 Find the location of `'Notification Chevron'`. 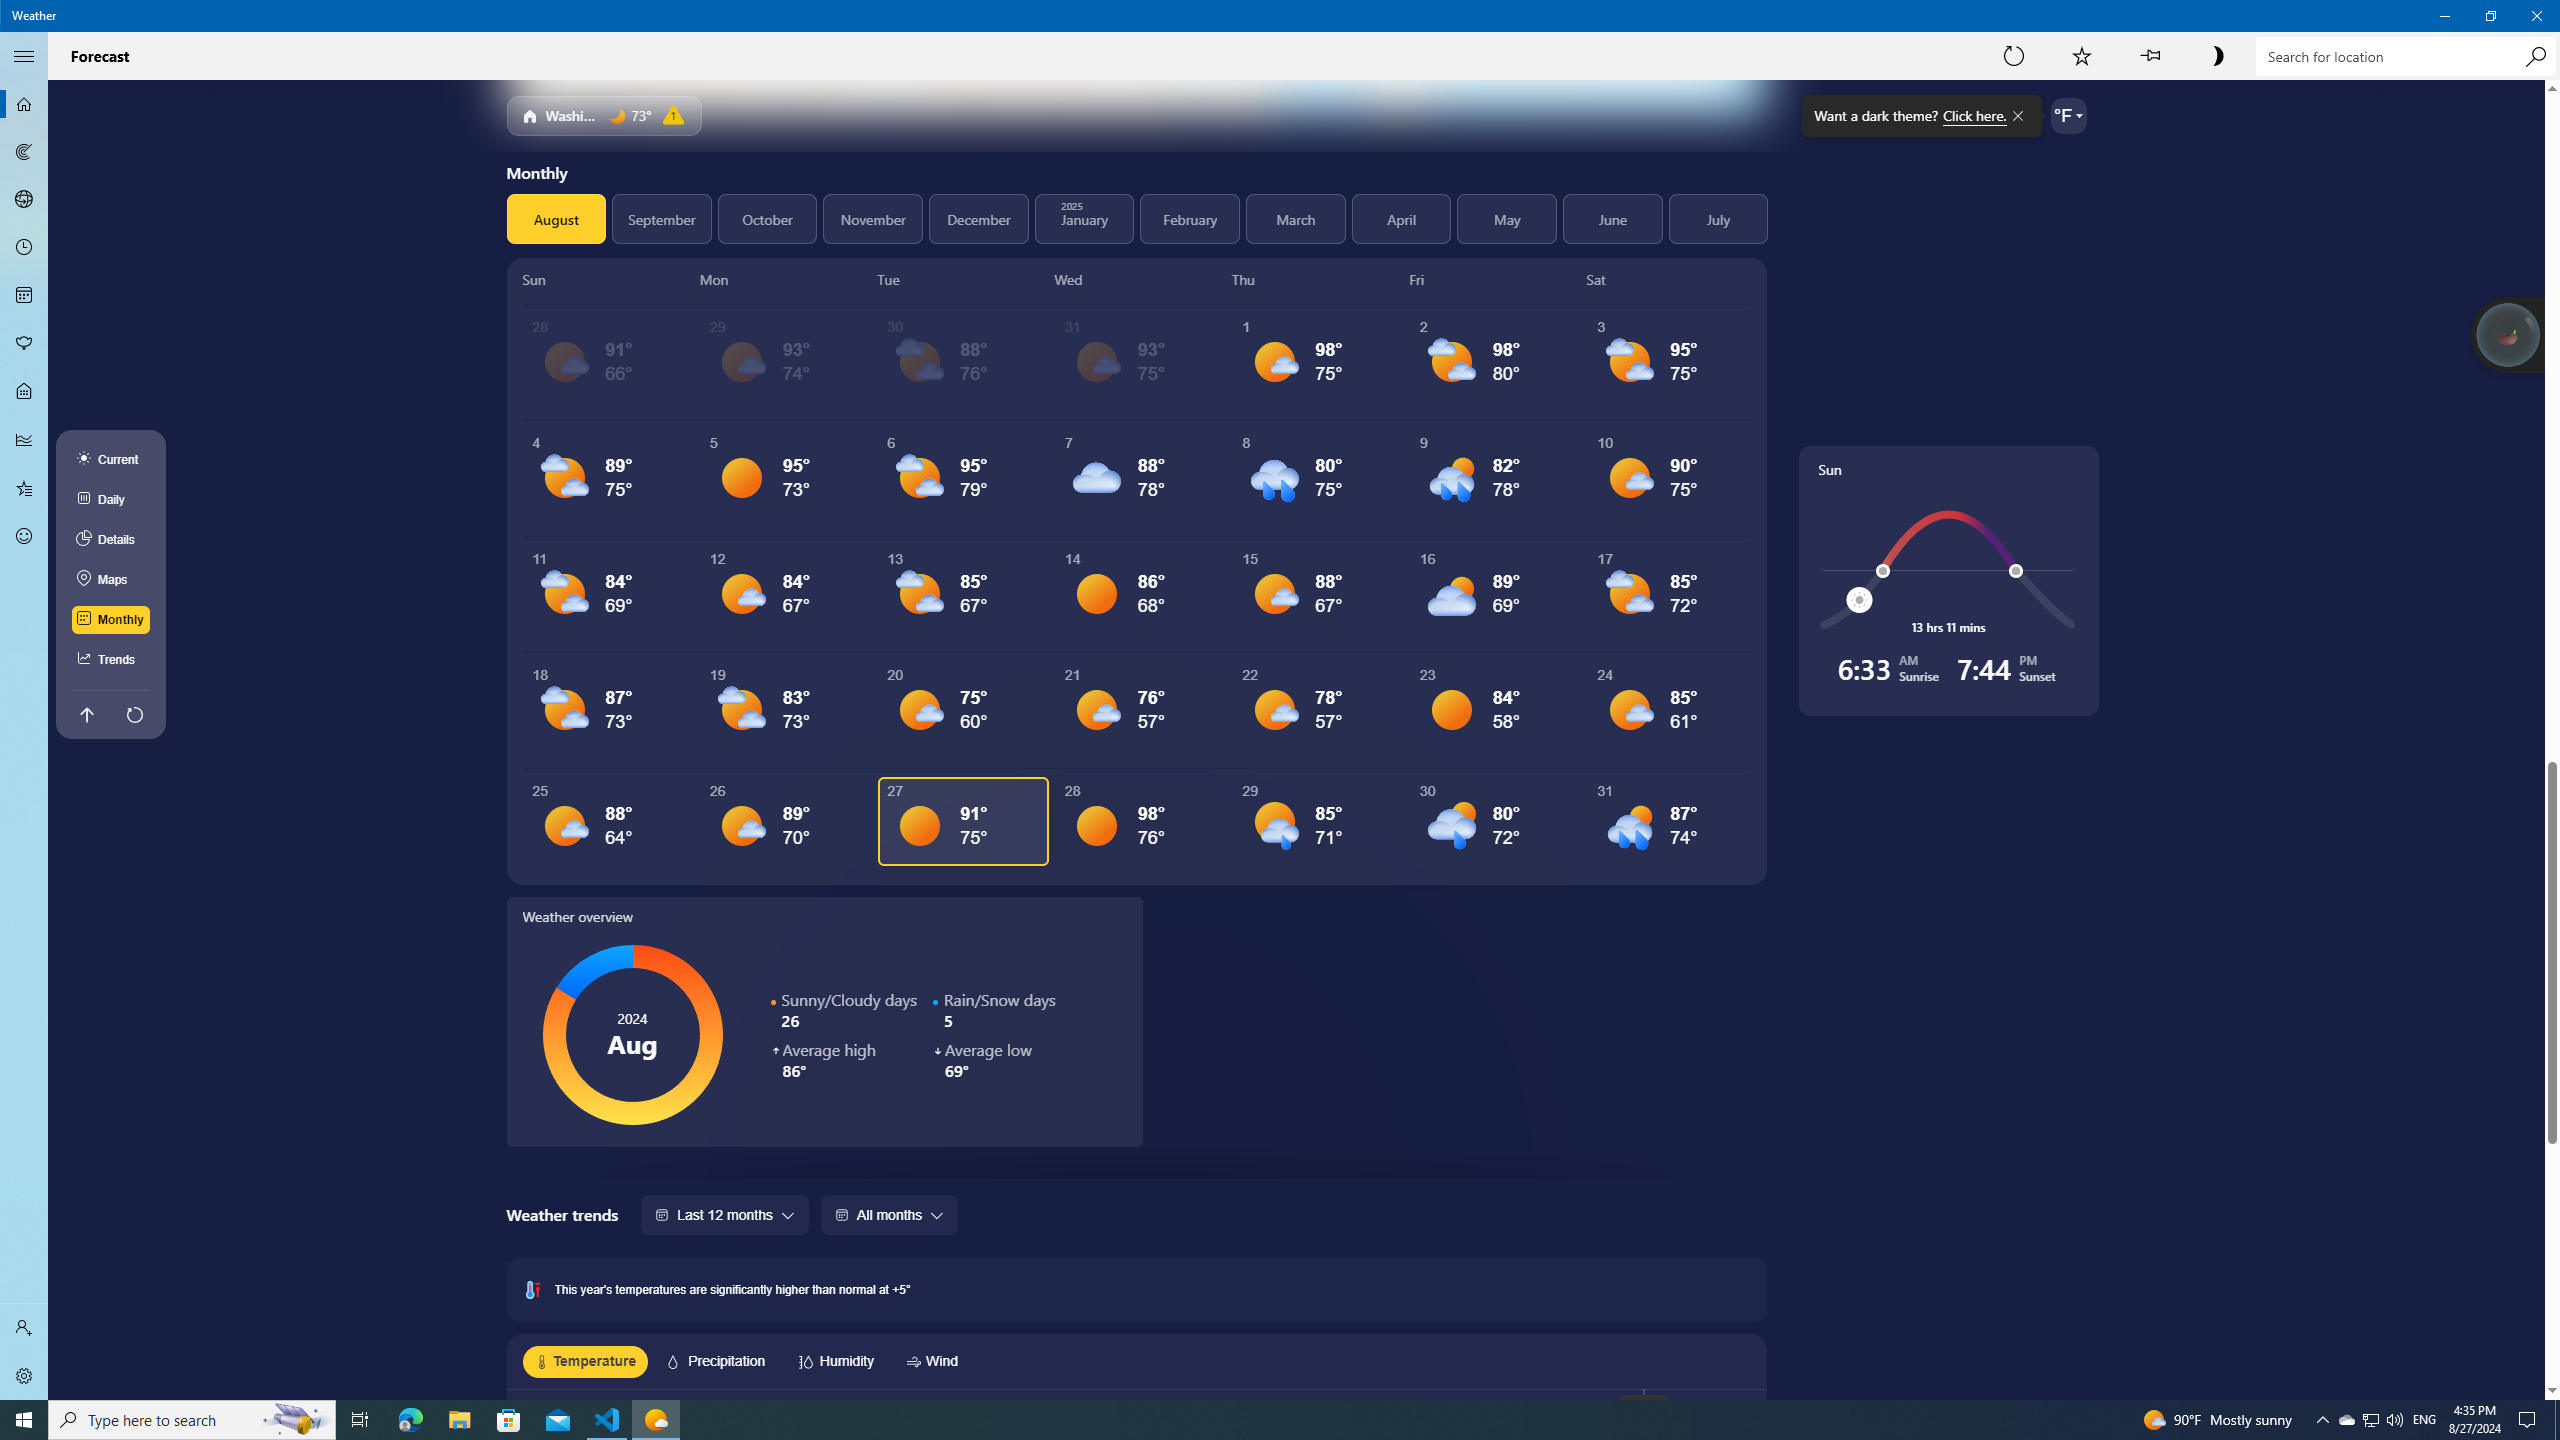

'Notification Chevron' is located at coordinates (2323, 1418).